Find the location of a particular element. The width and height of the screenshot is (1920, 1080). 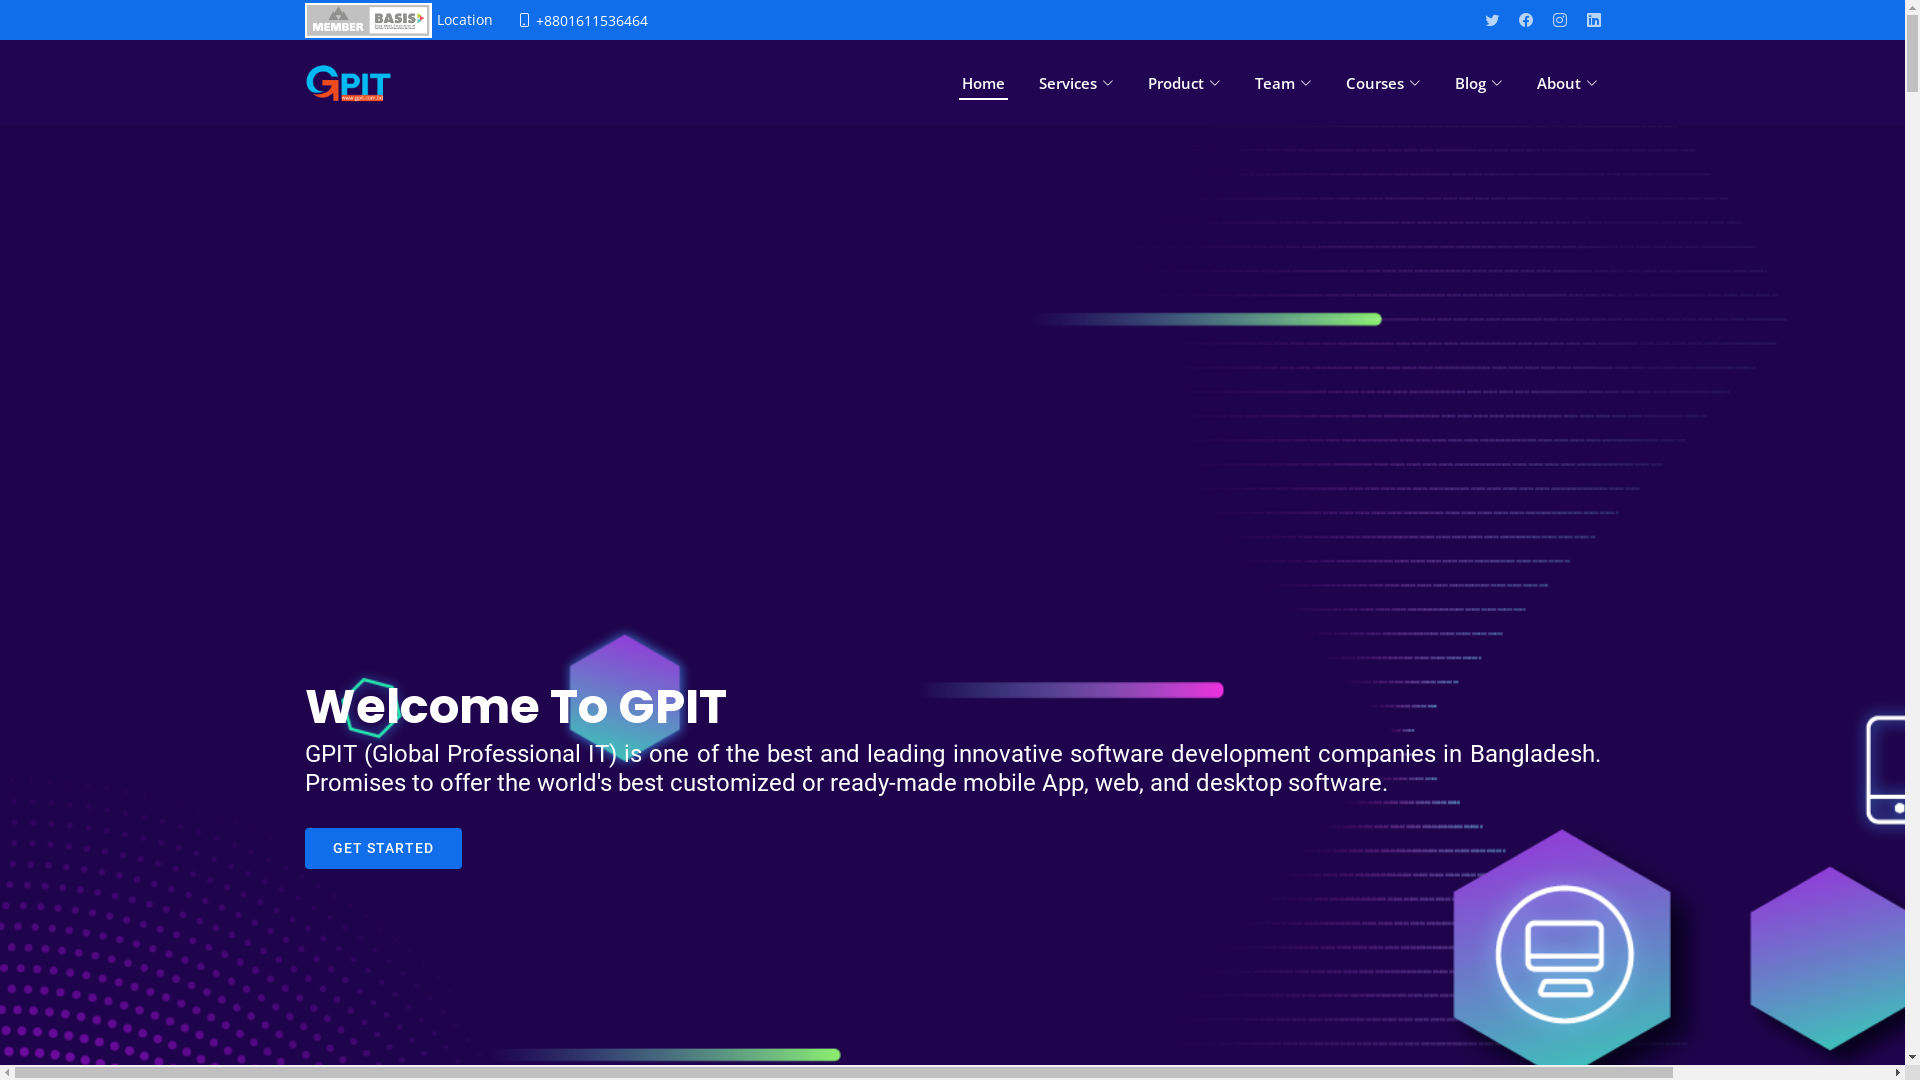

'Home' is located at coordinates (982, 82).